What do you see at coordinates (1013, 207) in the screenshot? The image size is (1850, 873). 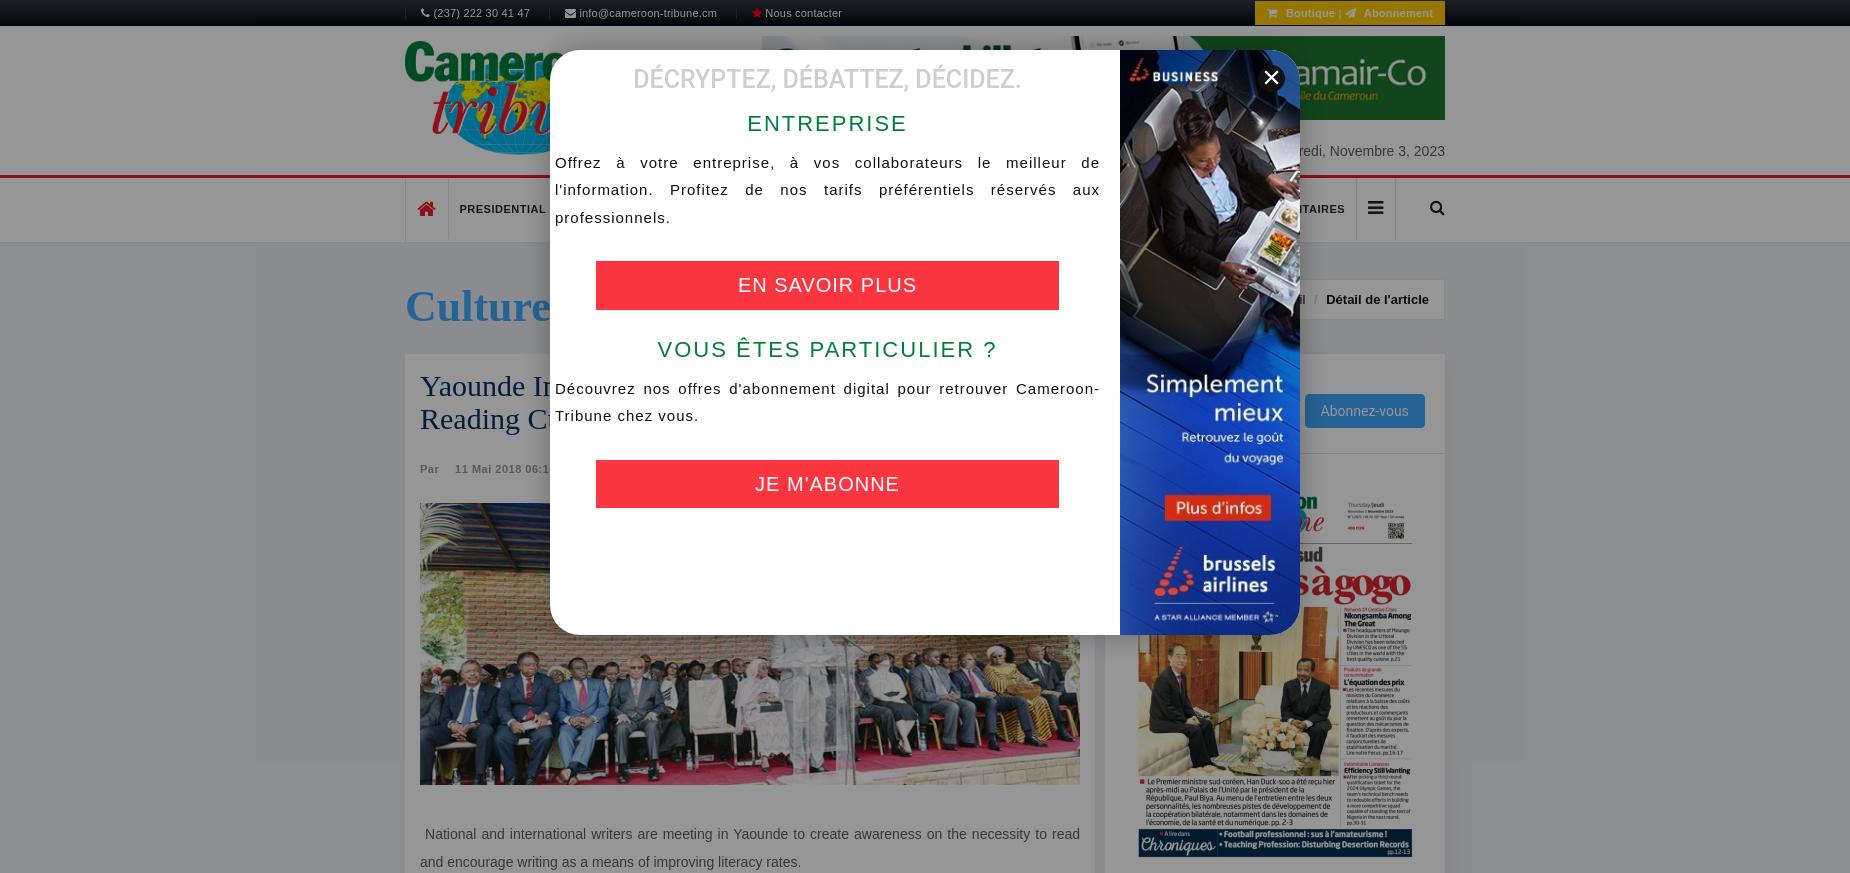 I see `'International'` at bounding box center [1013, 207].